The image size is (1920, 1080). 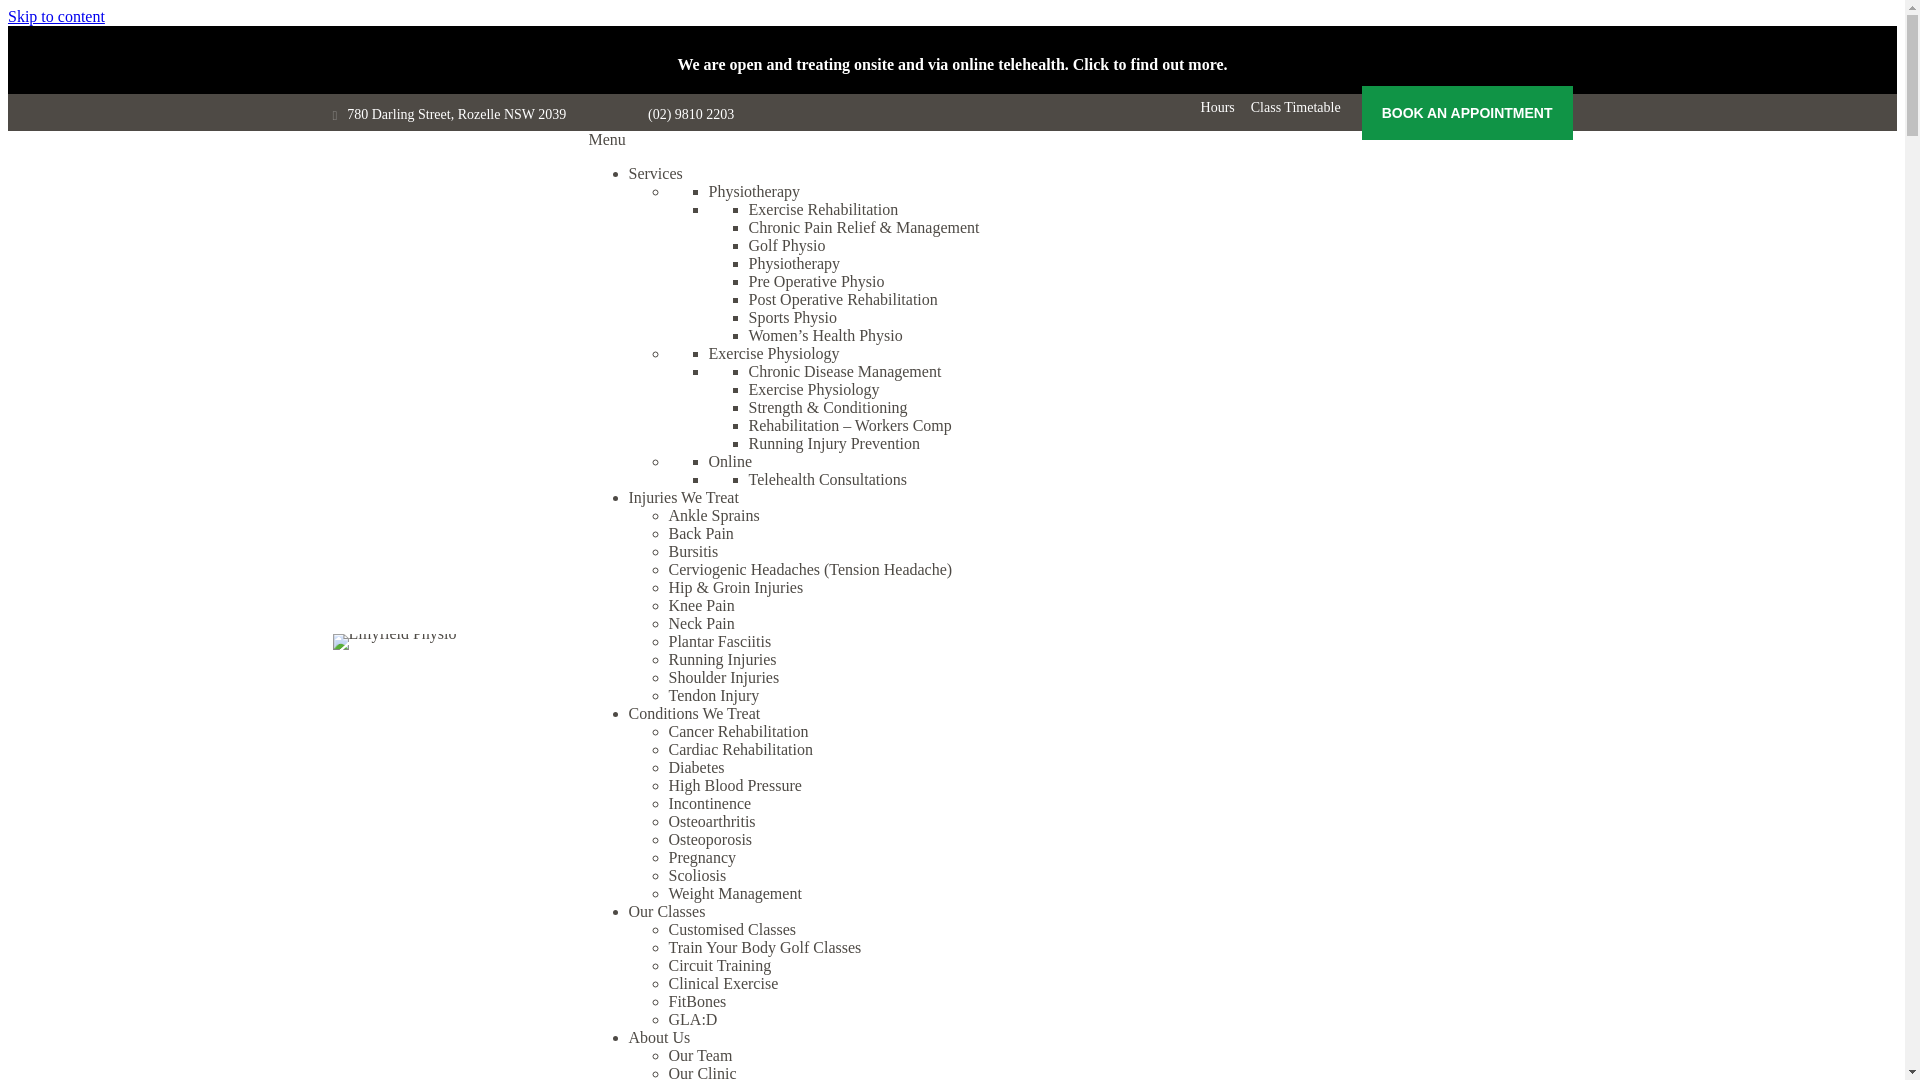 What do you see at coordinates (738, 749) in the screenshot?
I see `'Cardiac Rehabilitation'` at bounding box center [738, 749].